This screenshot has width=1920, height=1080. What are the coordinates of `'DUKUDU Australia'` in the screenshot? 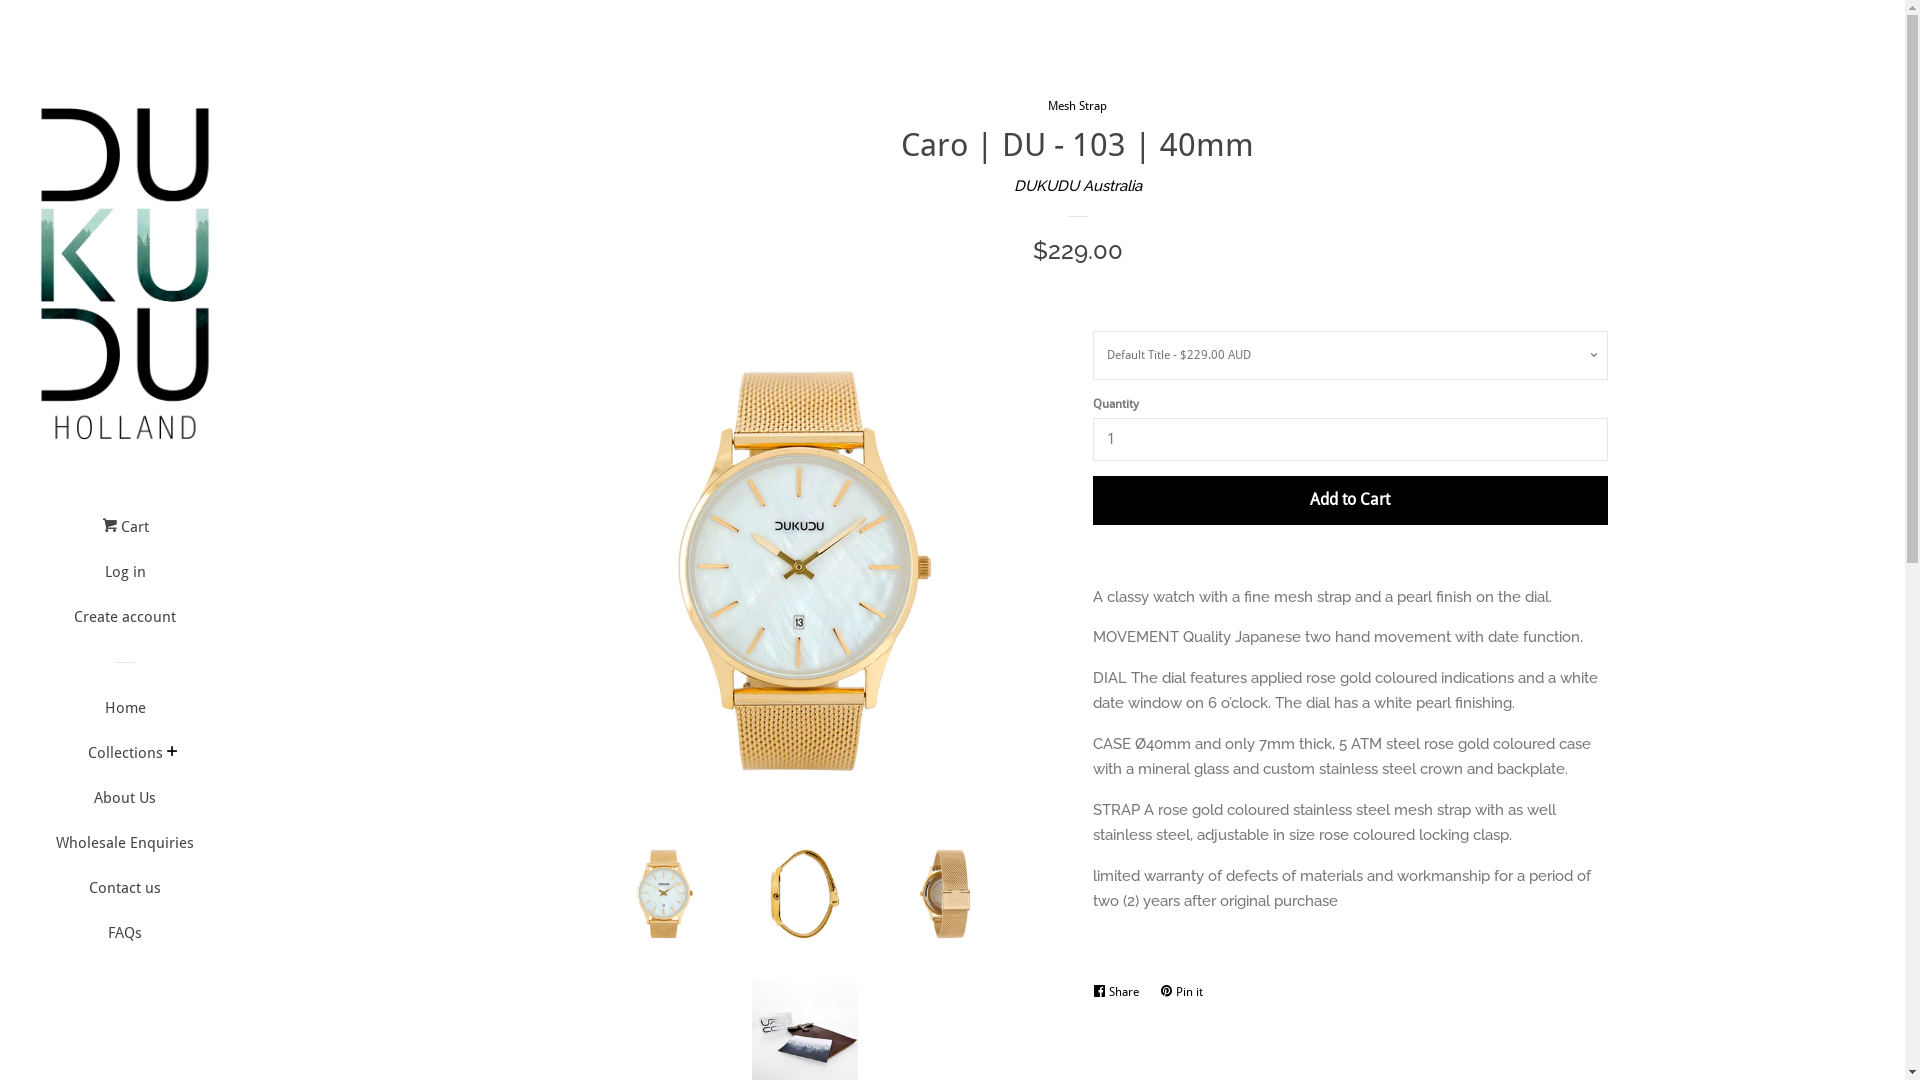 It's located at (1077, 185).